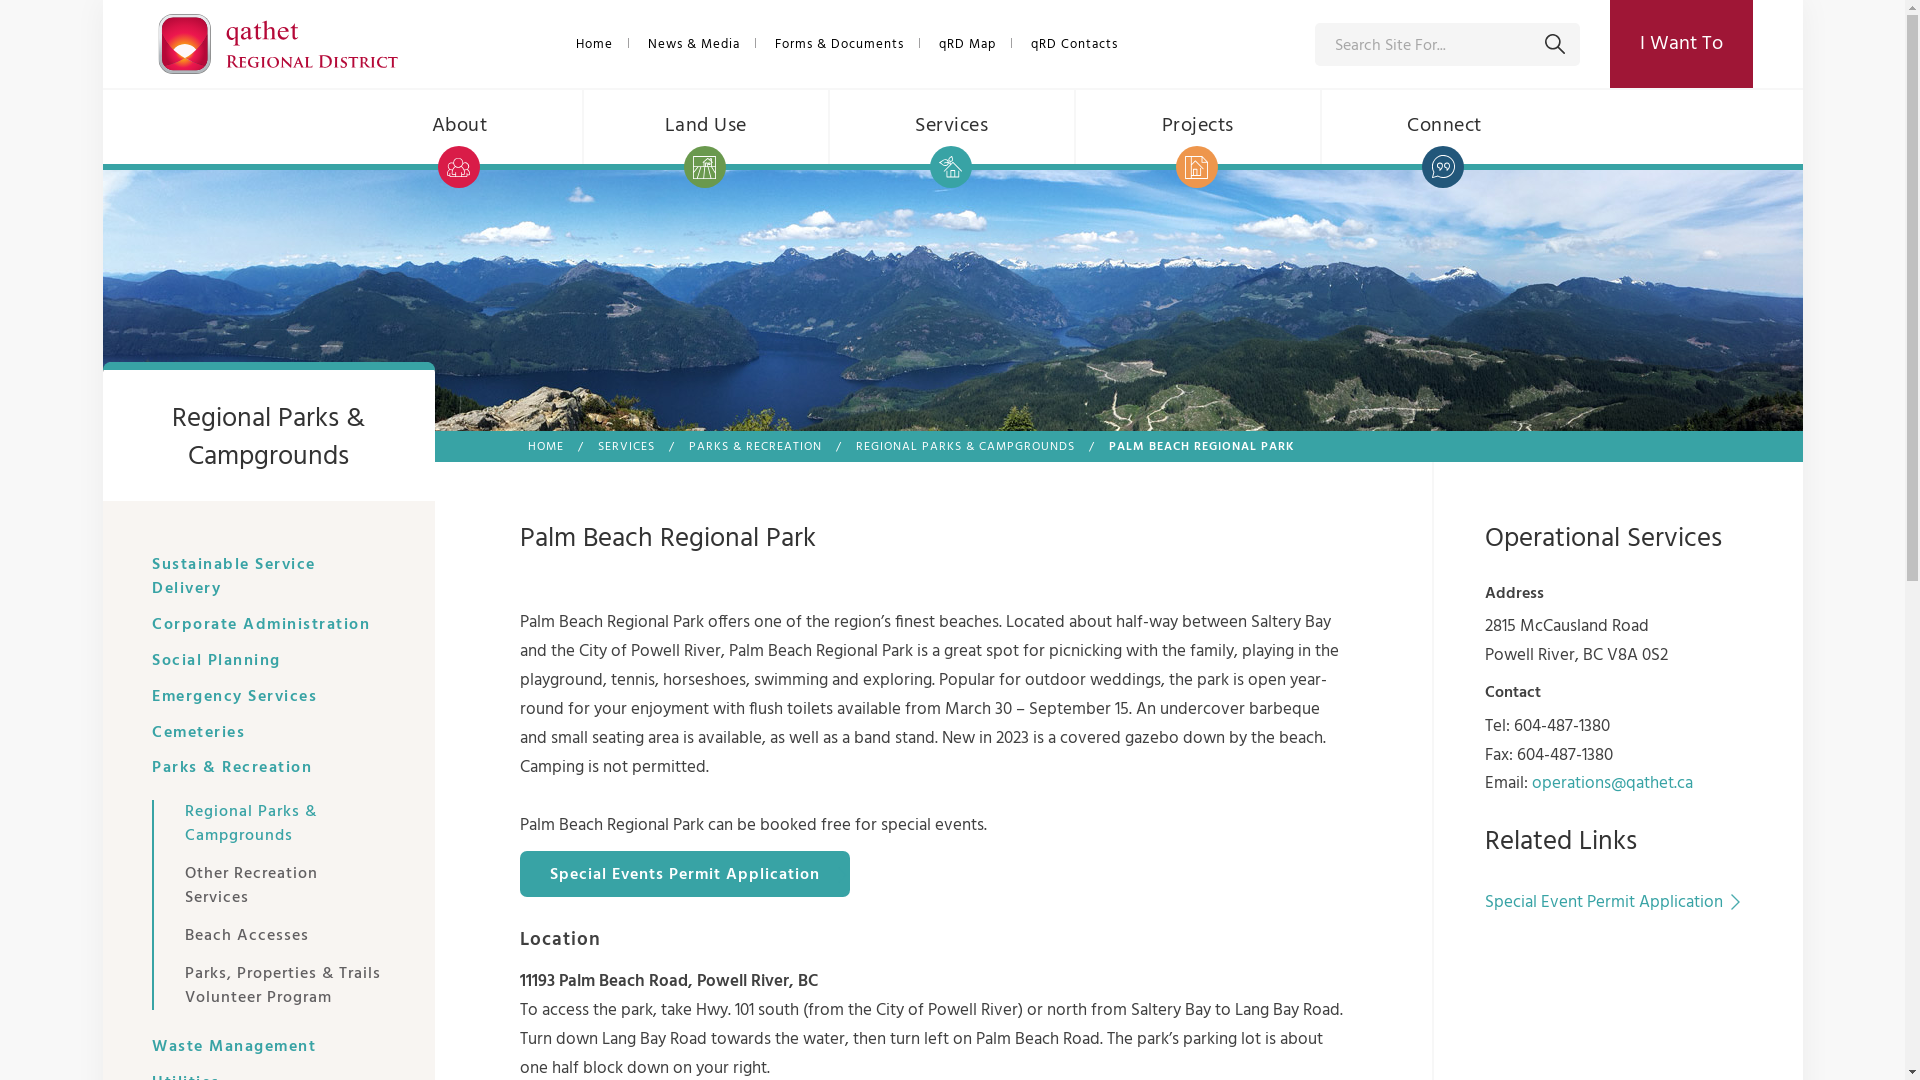 The image size is (1920, 1080). Describe the element at coordinates (234, 1045) in the screenshot. I see `'Waste Management'` at that location.